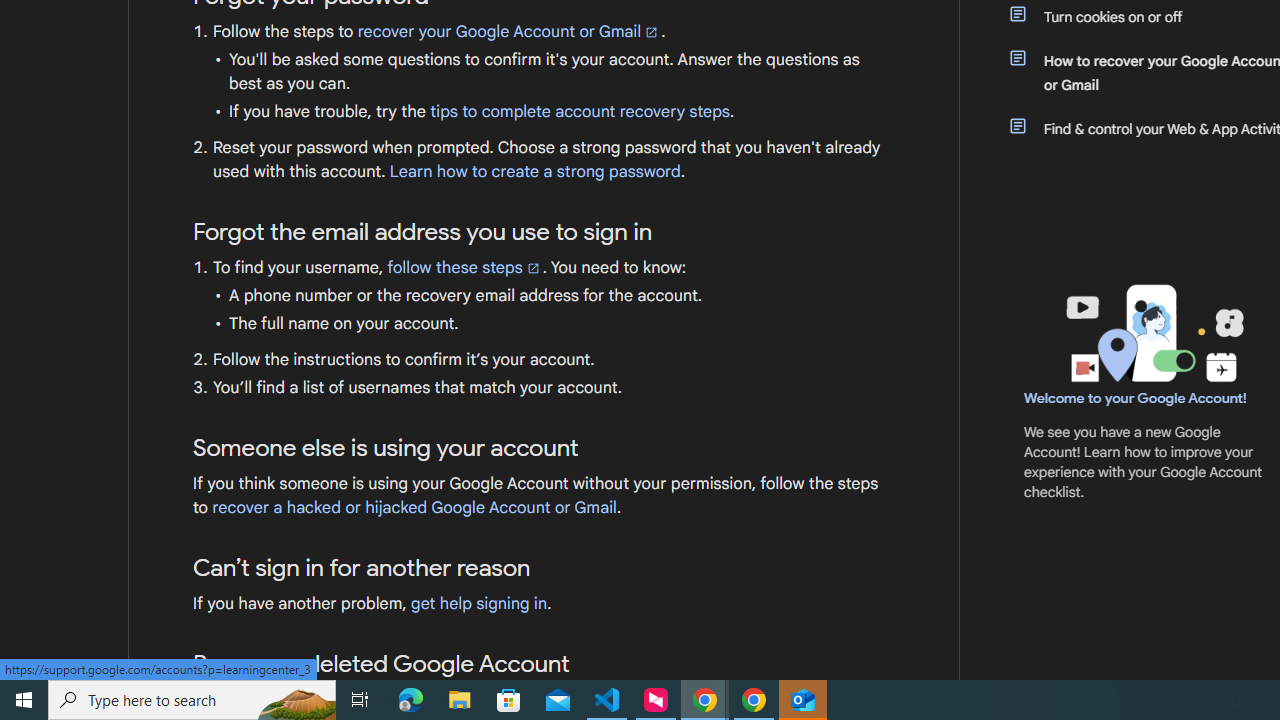 This screenshot has width=1280, height=720. Describe the element at coordinates (463, 266) in the screenshot. I see `'follow these steps'` at that location.